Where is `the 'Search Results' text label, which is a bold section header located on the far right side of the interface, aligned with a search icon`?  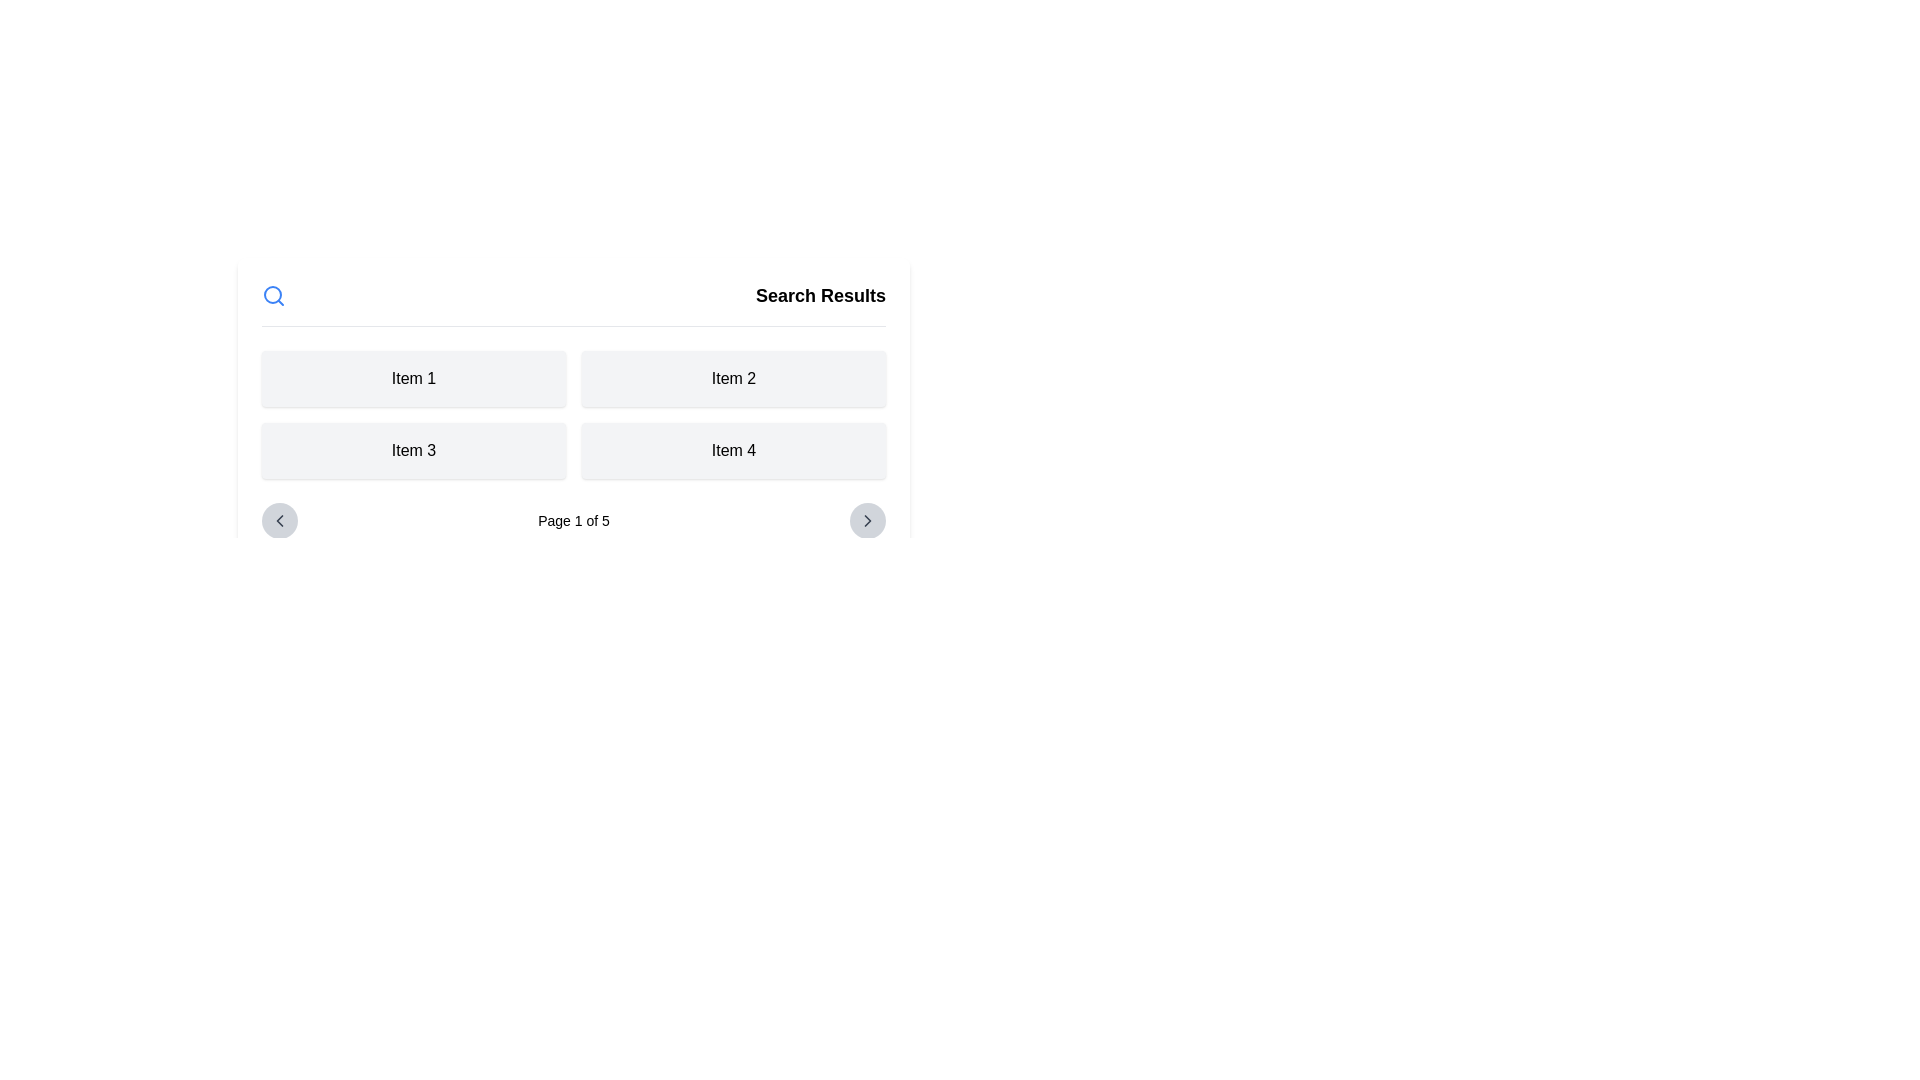 the 'Search Results' text label, which is a bold section header located on the far right side of the interface, aligned with a search icon is located at coordinates (820, 296).